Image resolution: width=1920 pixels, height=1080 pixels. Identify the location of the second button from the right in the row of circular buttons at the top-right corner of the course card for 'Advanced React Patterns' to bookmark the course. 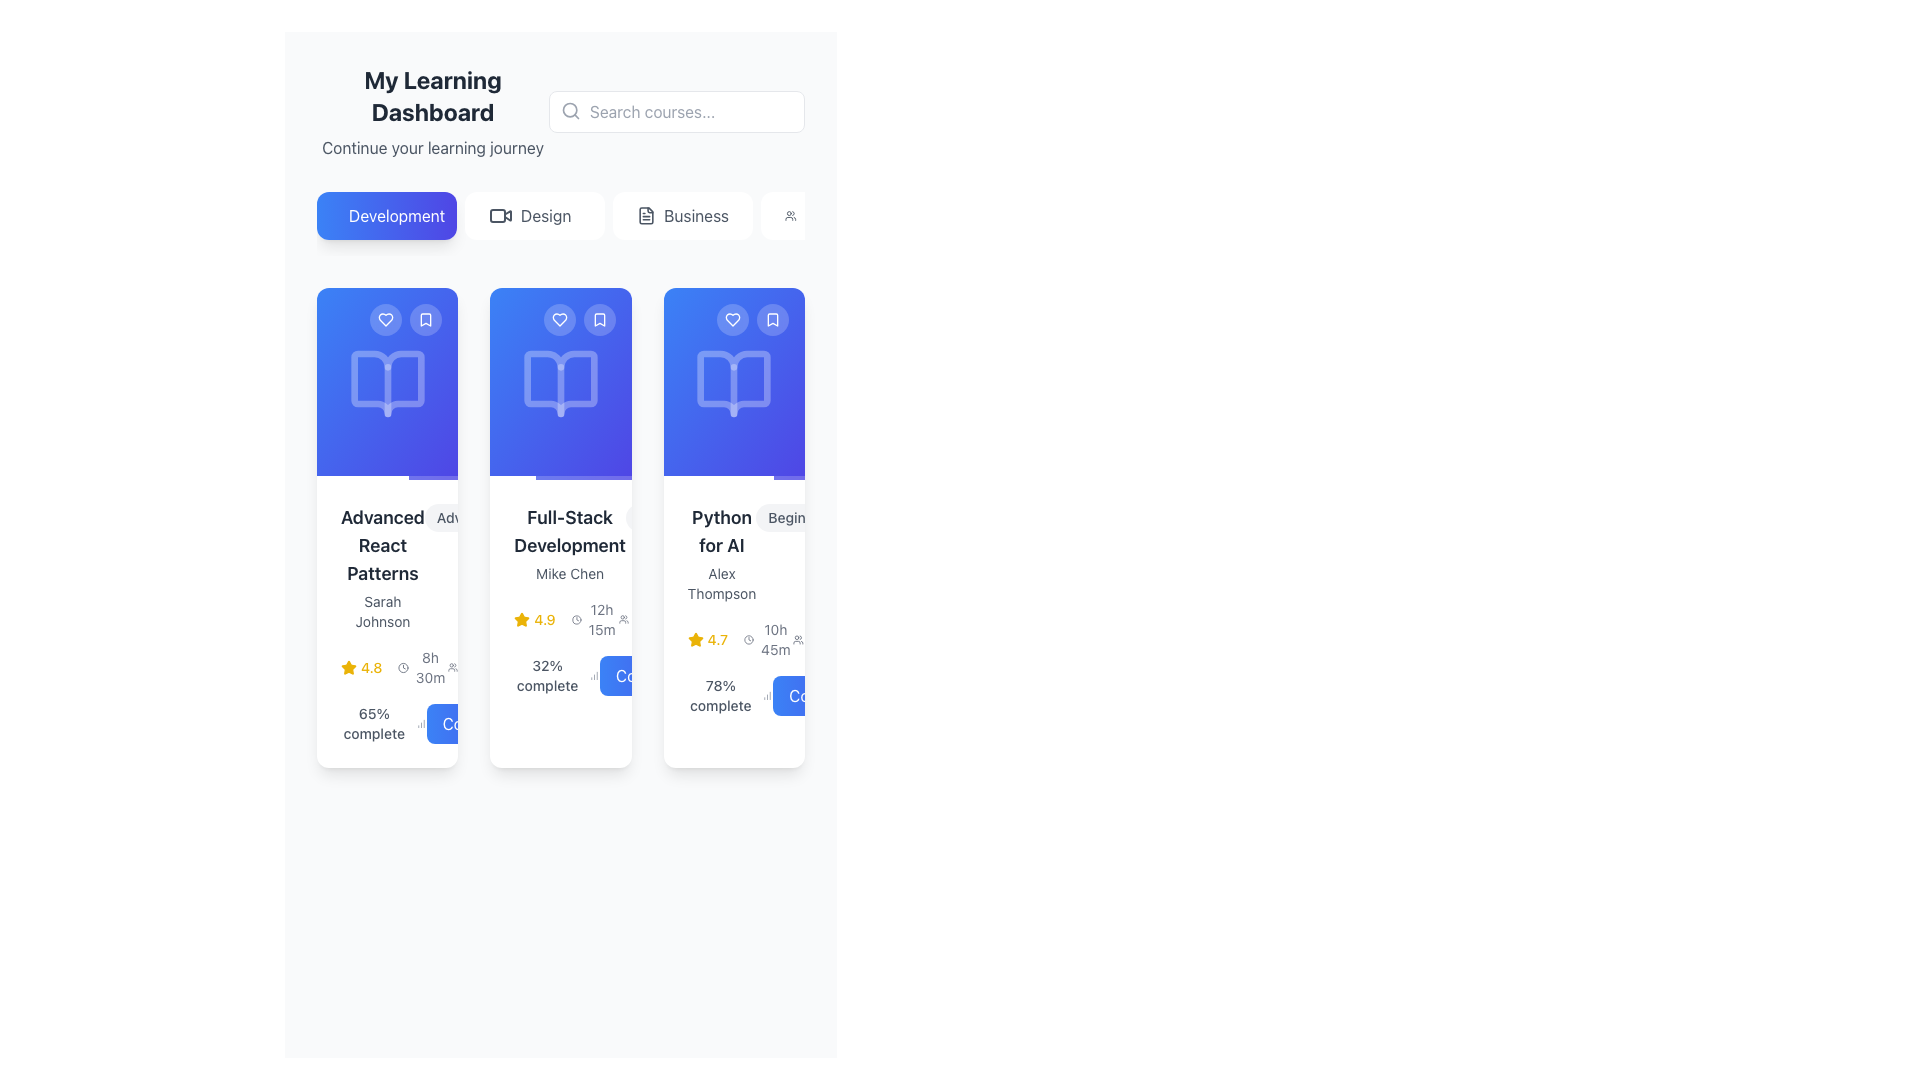
(425, 319).